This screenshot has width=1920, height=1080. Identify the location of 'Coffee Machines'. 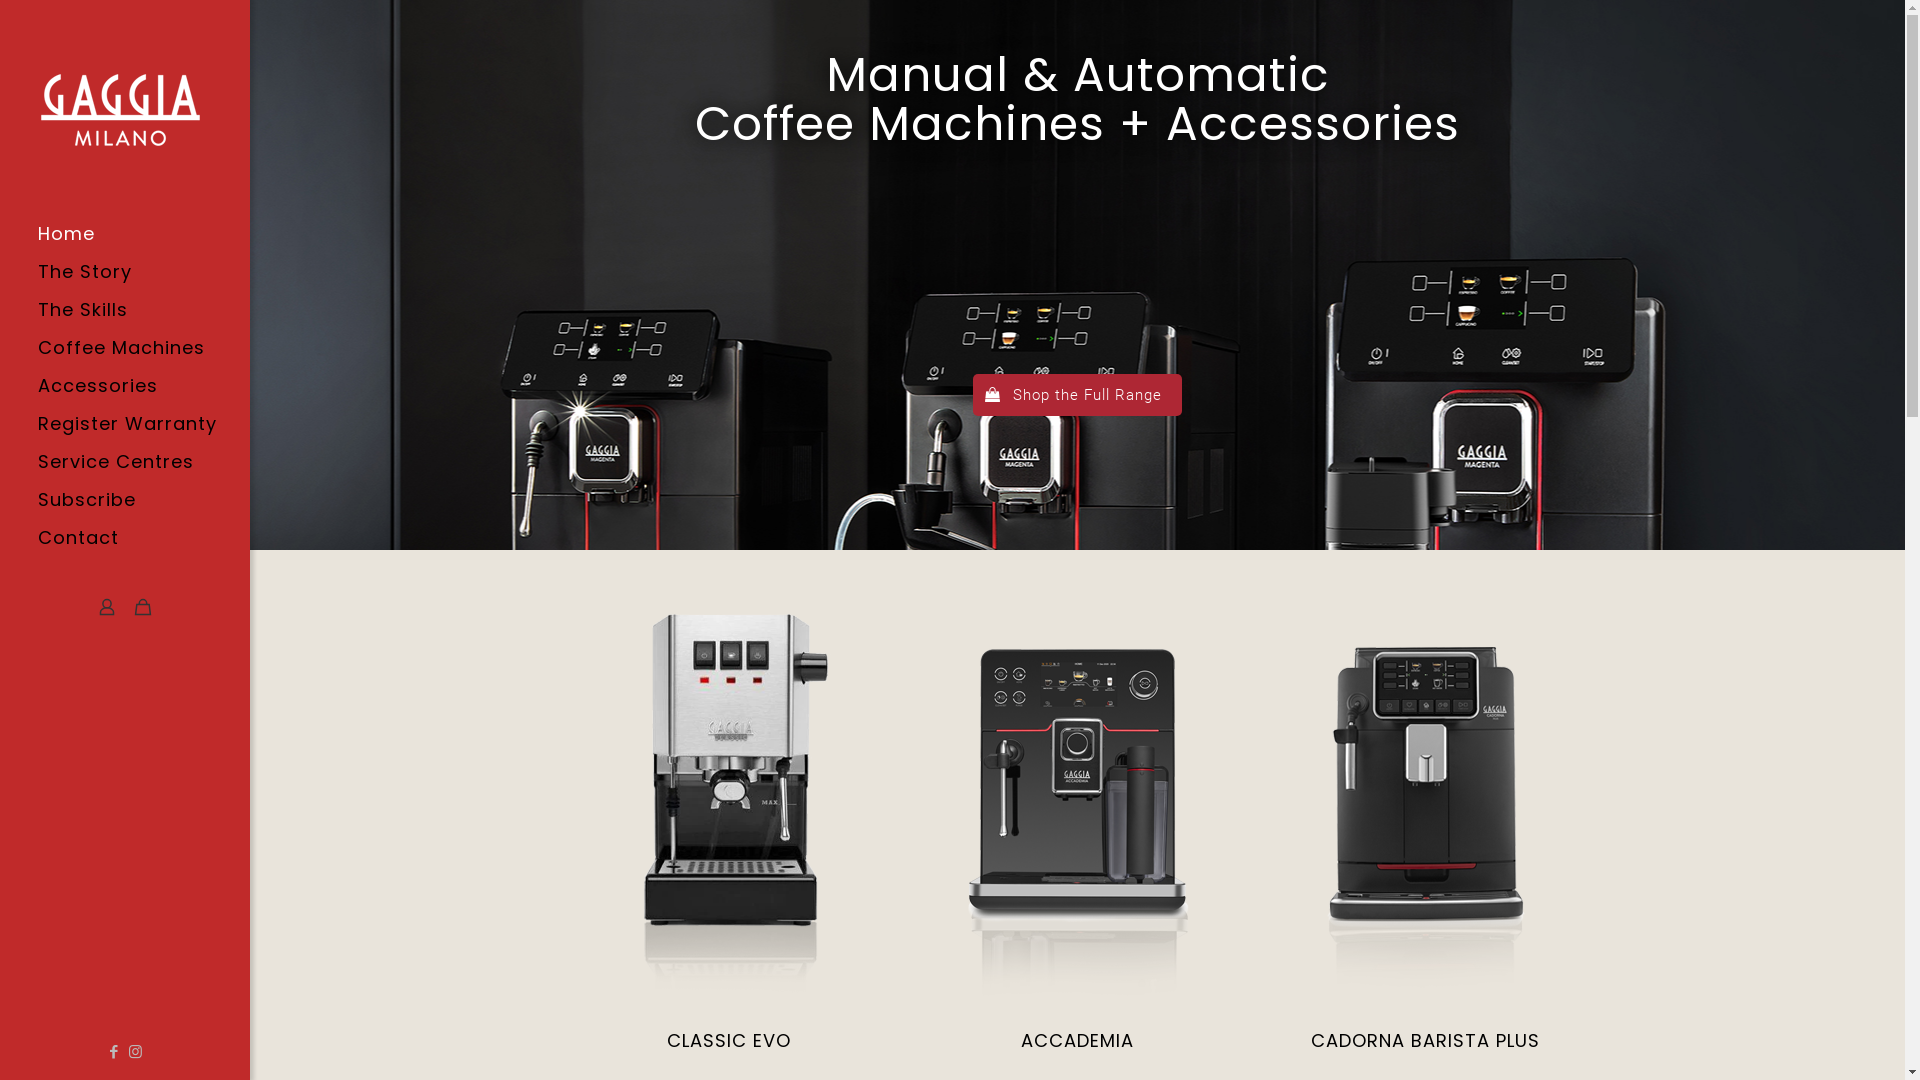
(123, 346).